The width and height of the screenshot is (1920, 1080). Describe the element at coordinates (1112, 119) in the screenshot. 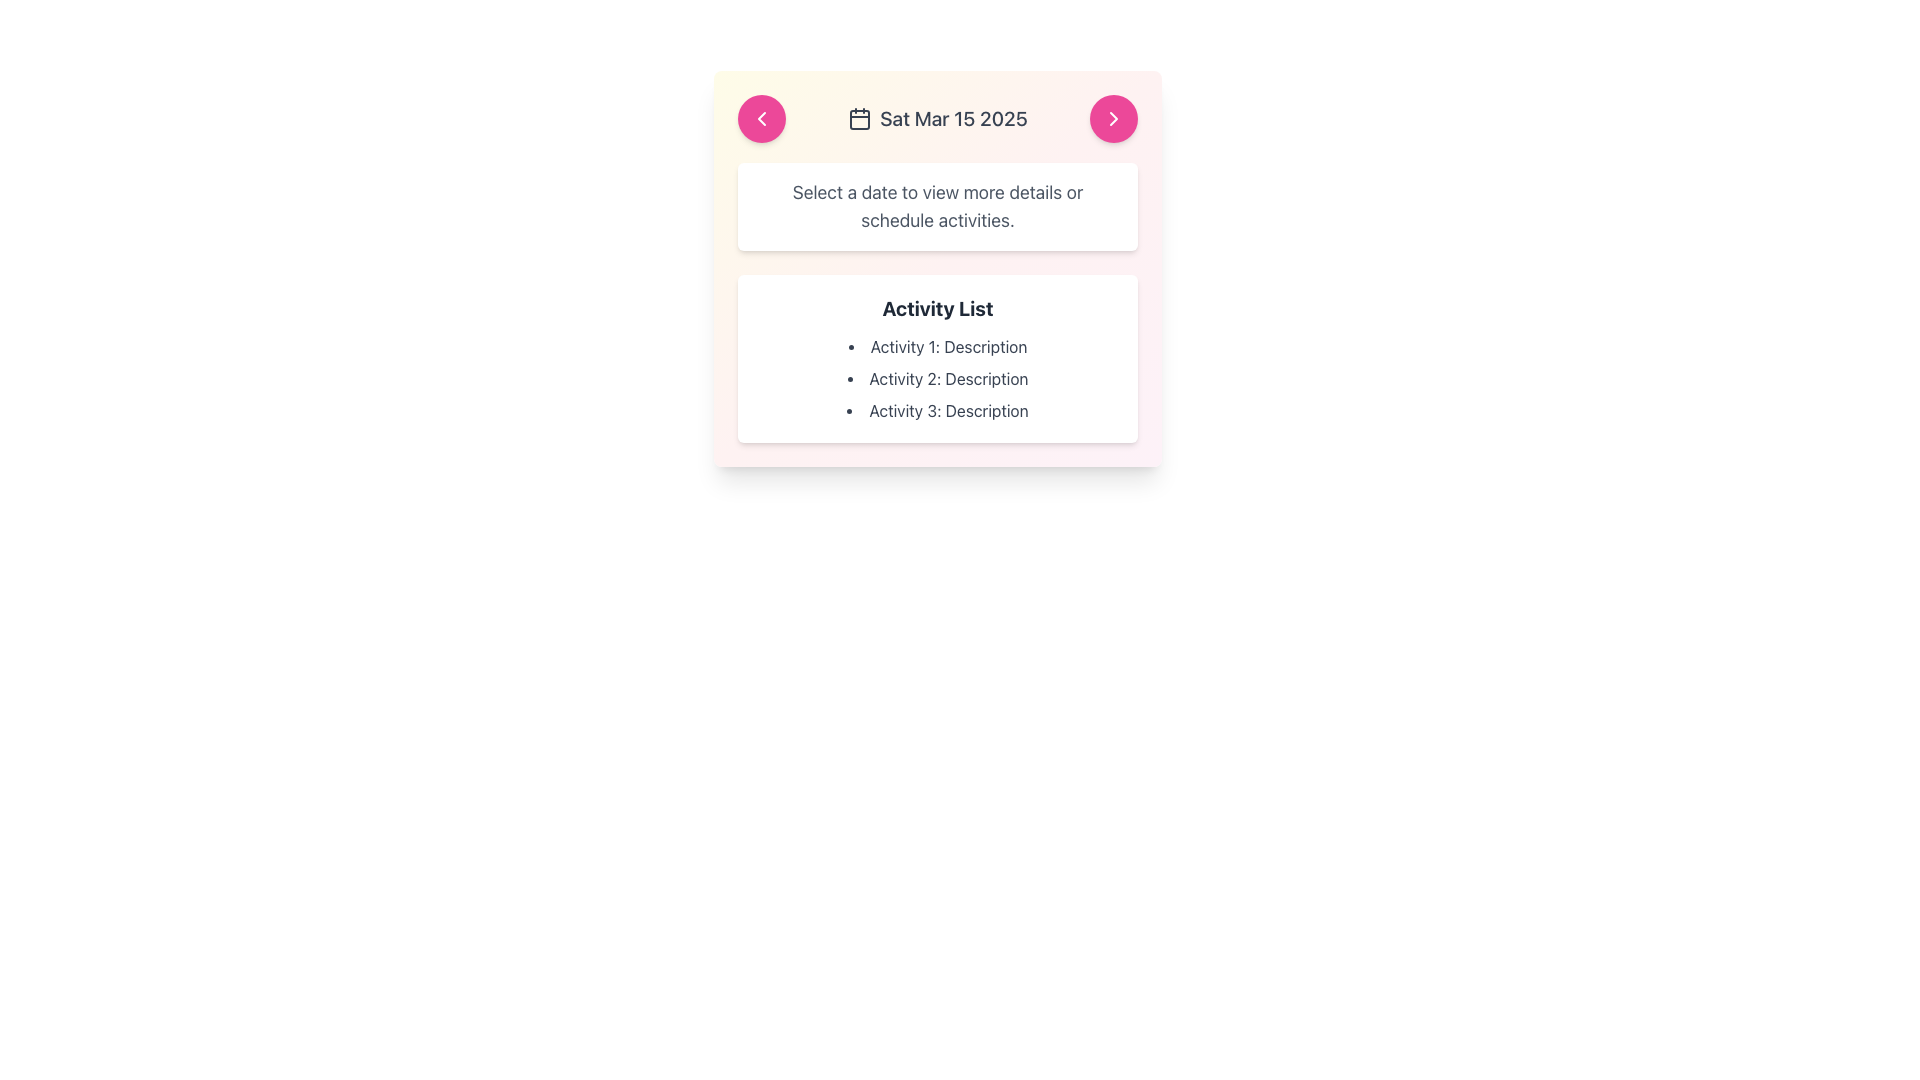

I see `the right-facing chevron button located at the top-right of the card layout` at that location.